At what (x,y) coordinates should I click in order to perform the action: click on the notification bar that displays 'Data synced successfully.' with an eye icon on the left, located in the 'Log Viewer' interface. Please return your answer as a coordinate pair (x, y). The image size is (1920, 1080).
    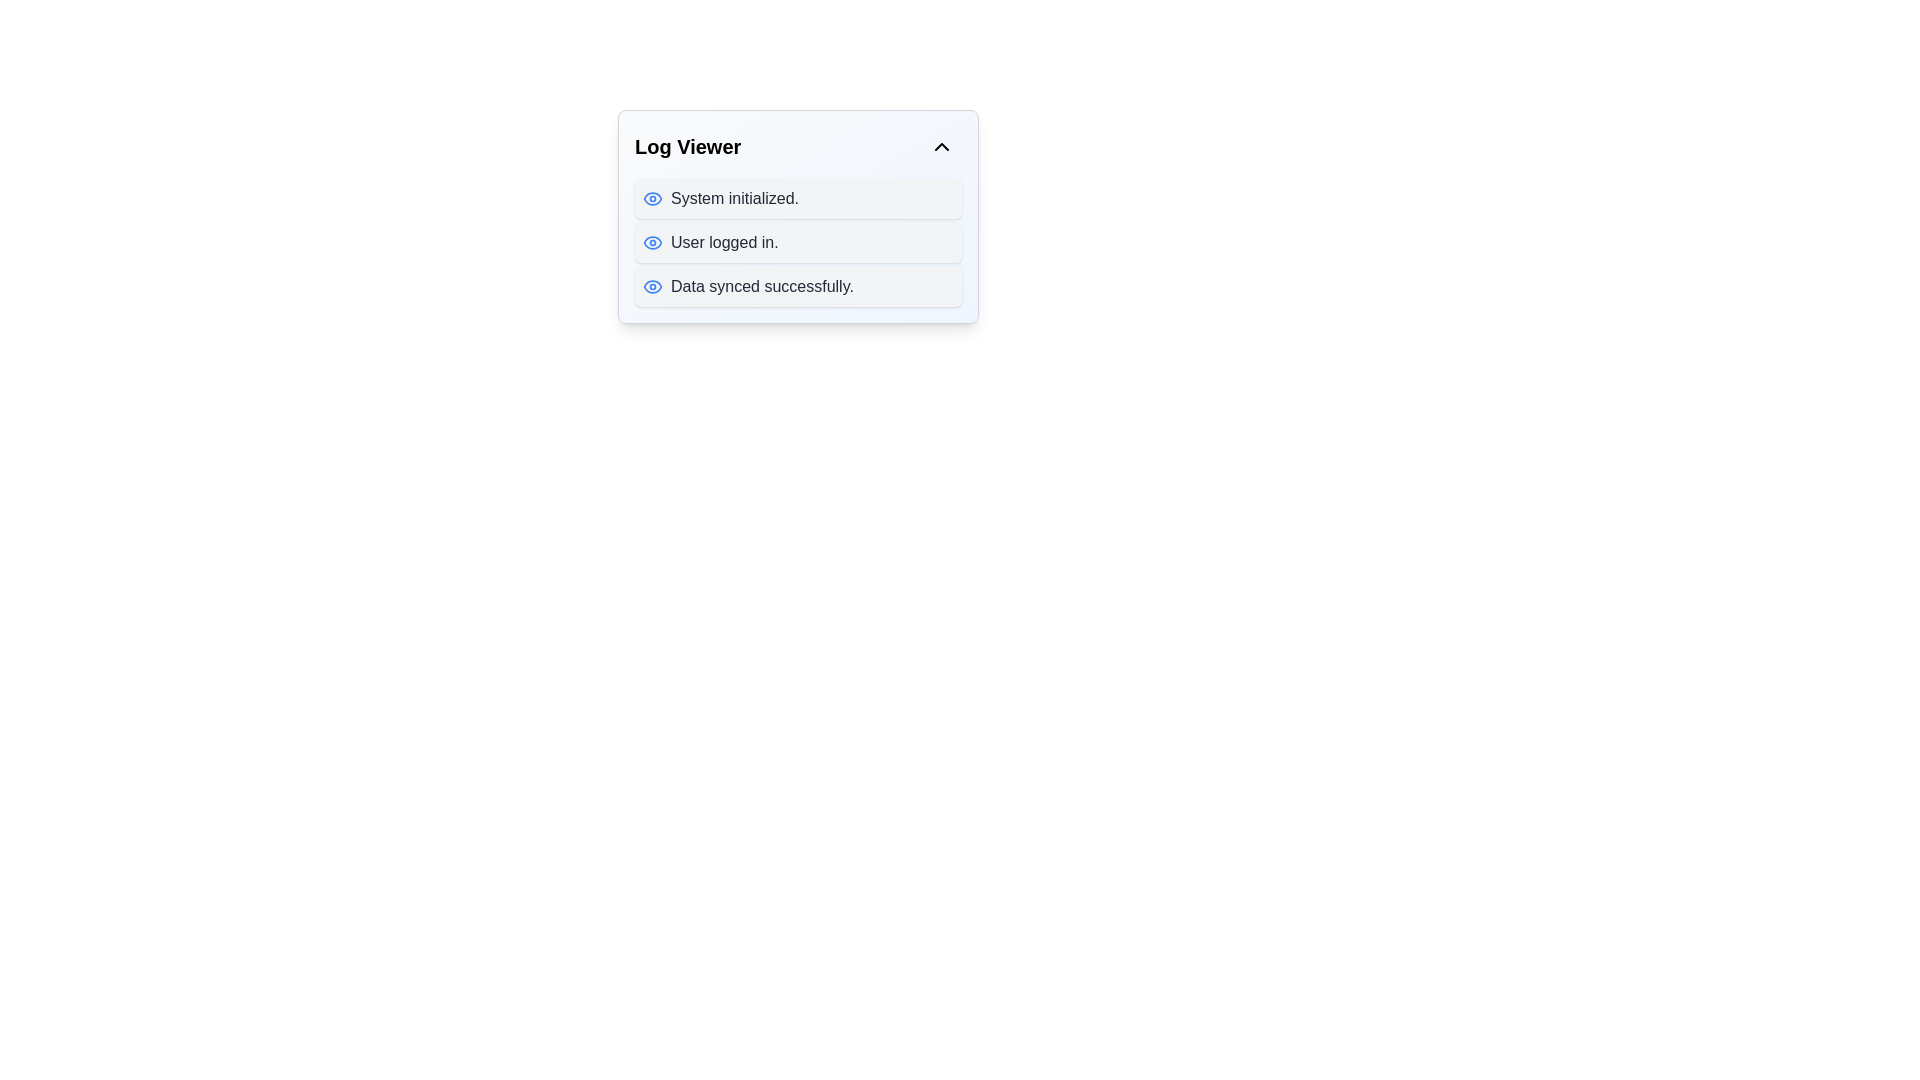
    Looking at the image, I should click on (797, 286).